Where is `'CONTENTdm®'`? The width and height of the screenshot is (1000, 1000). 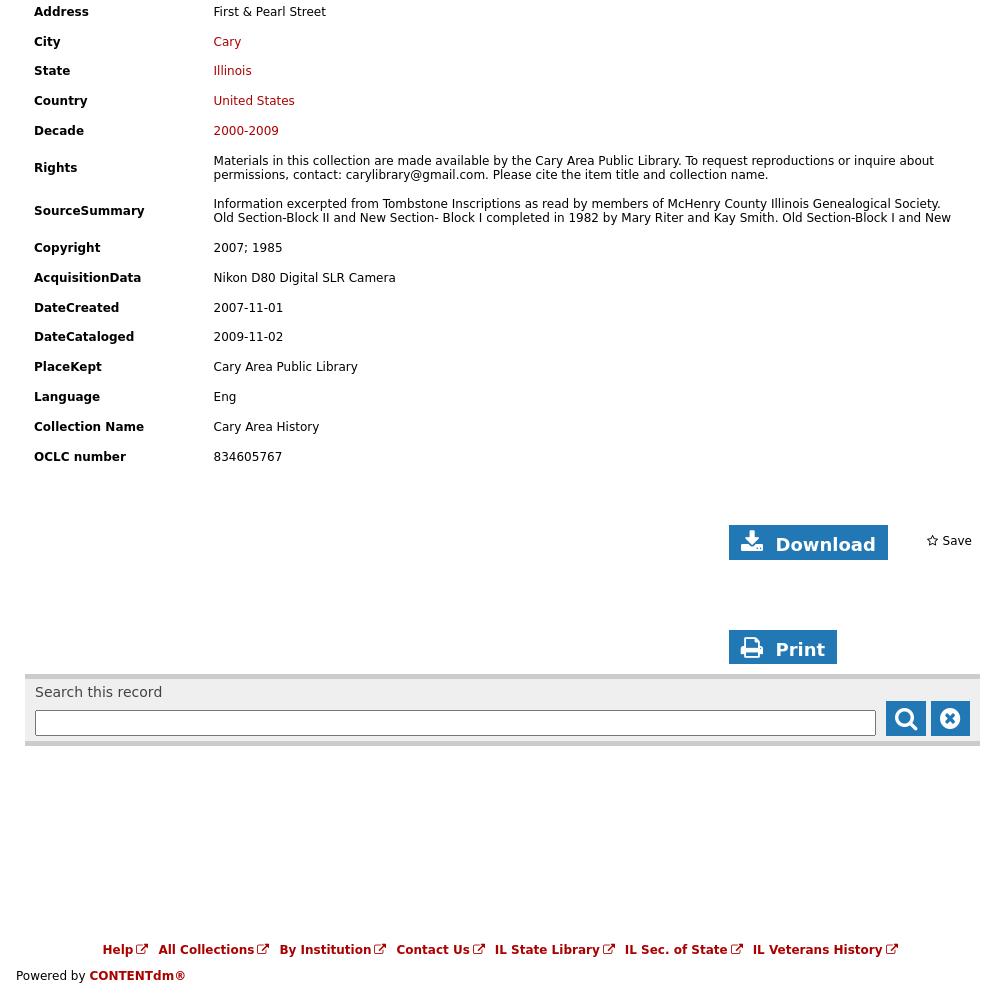 'CONTENTdm®' is located at coordinates (88, 975).